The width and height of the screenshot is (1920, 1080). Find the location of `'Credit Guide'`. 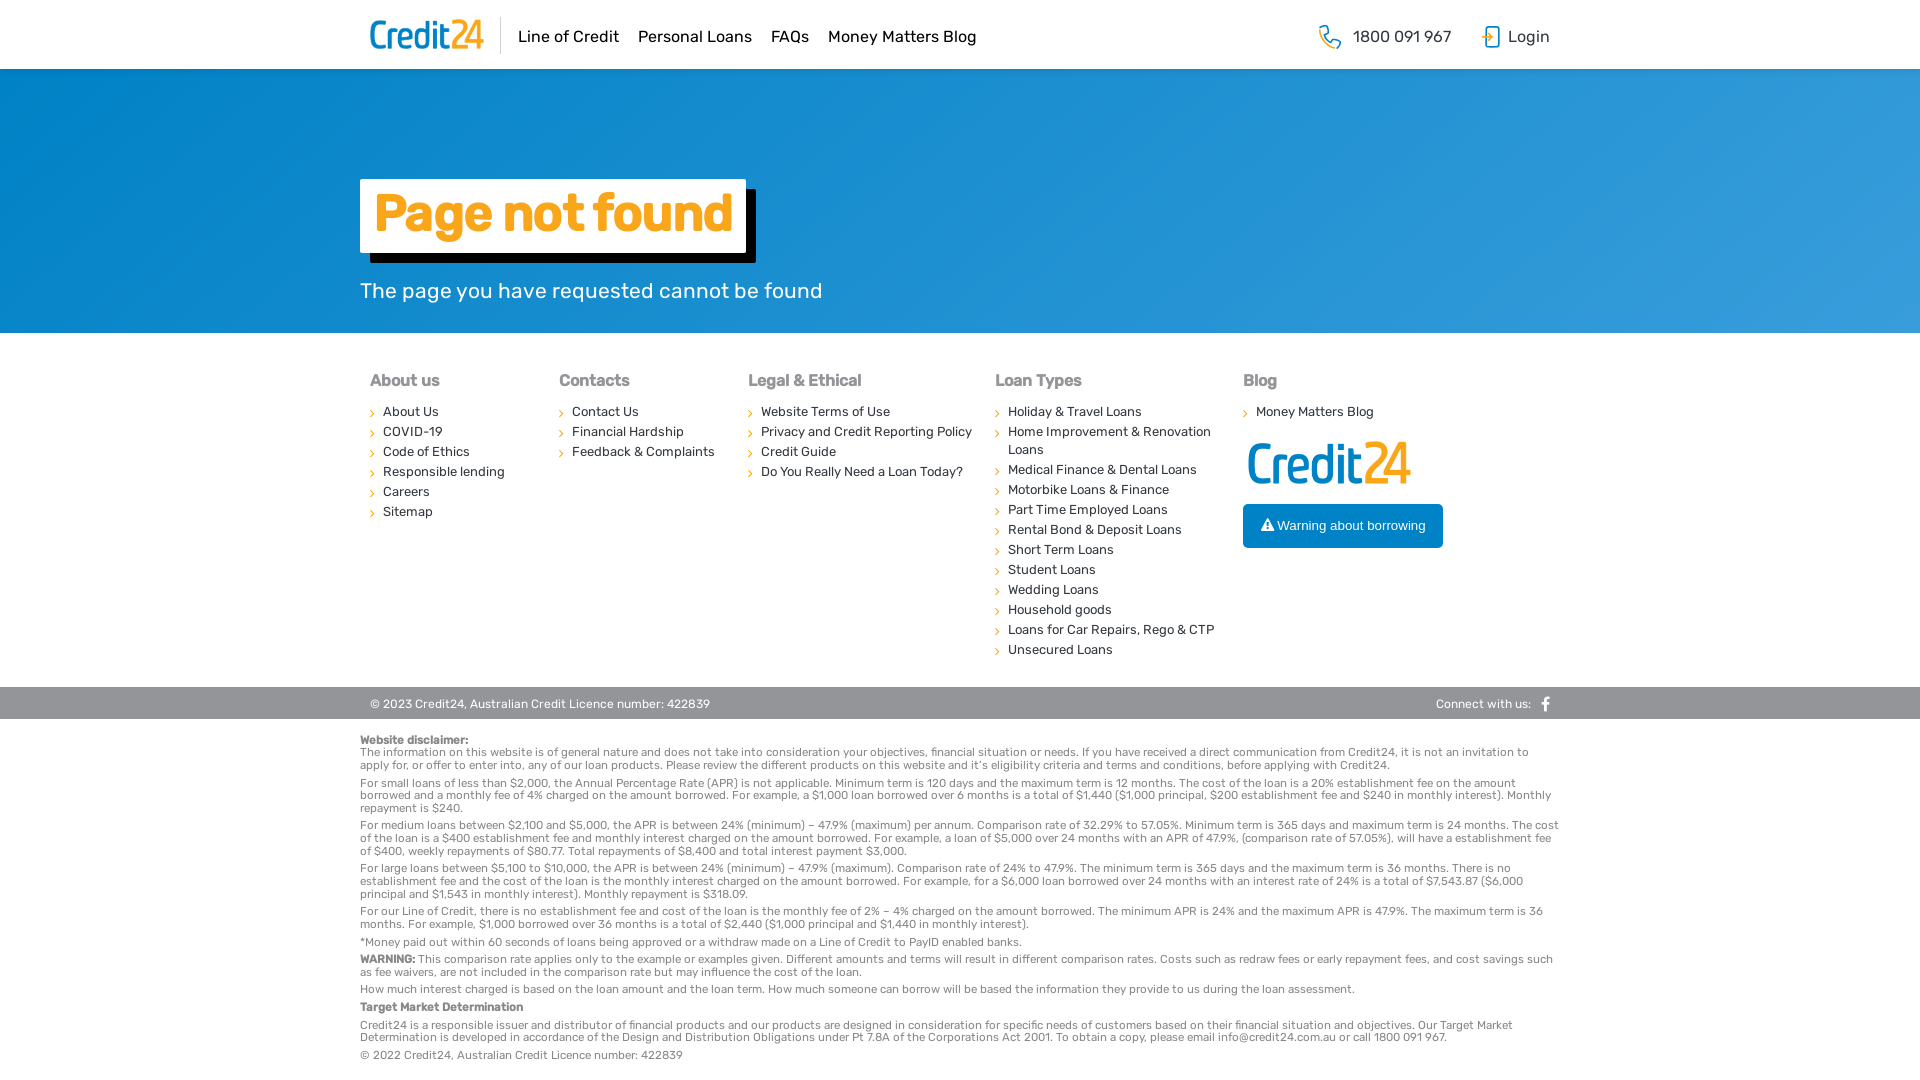

'Credit Guide' is located at coordinates (747, 451).